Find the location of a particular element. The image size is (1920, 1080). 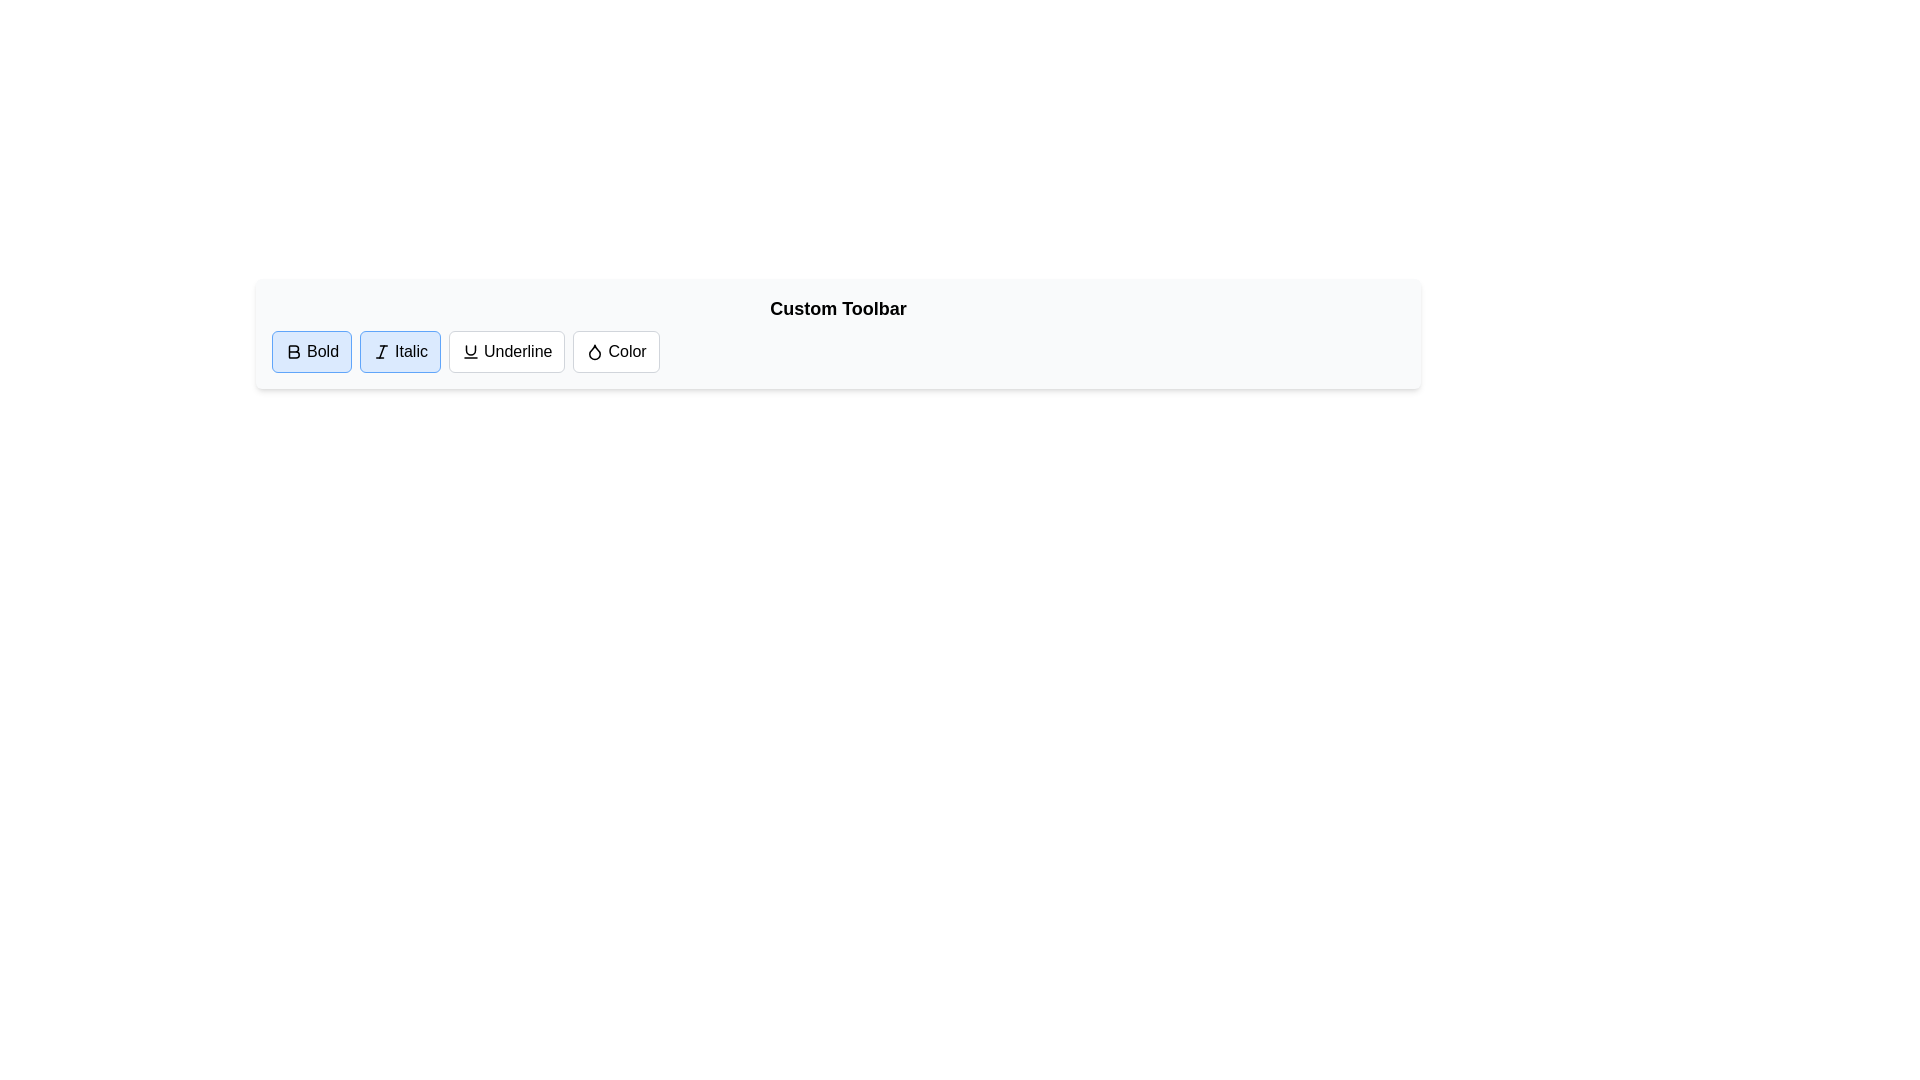

the text label displaying 'Bold', which is contained within a button group with a blue background, located in the toolbar section's leftmost button group is located at coordinates (322, 350).